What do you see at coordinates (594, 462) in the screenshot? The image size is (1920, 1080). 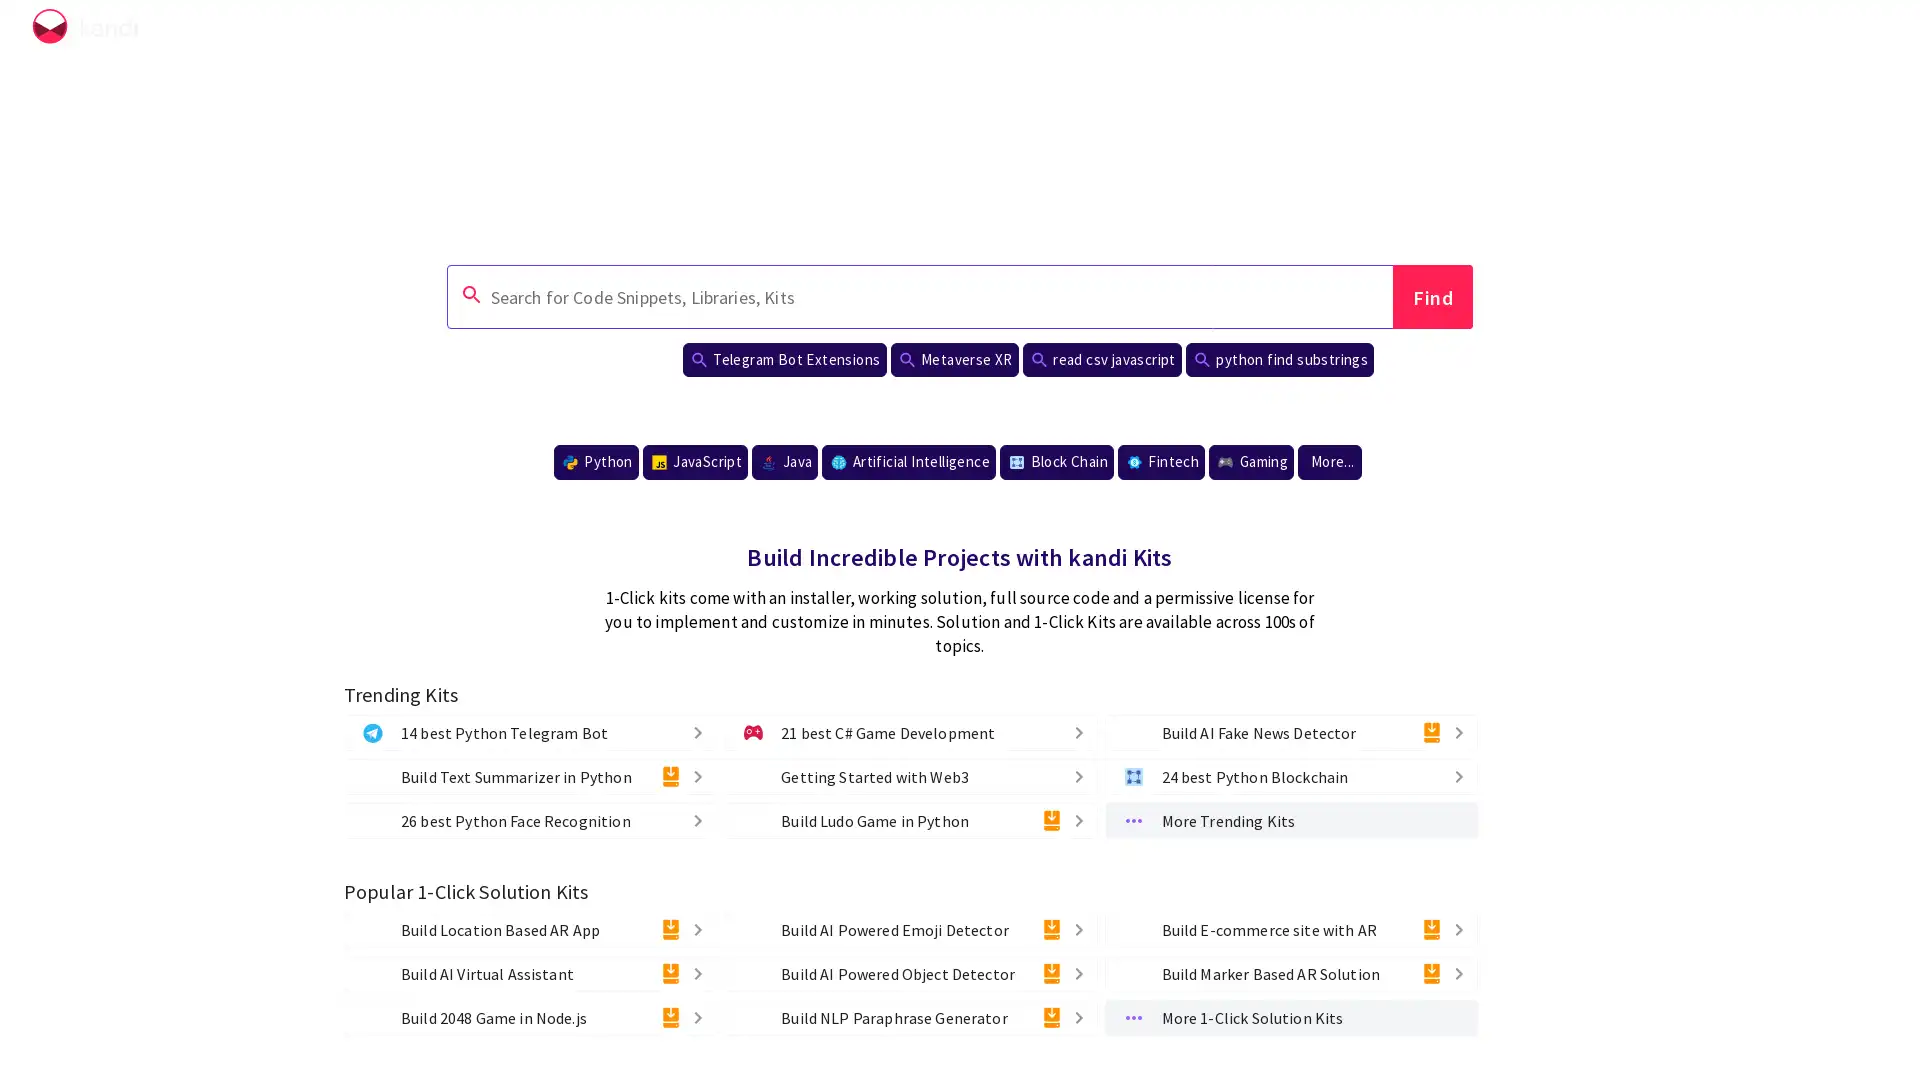 I see `python icon Python` at bounding box center [594, 462].